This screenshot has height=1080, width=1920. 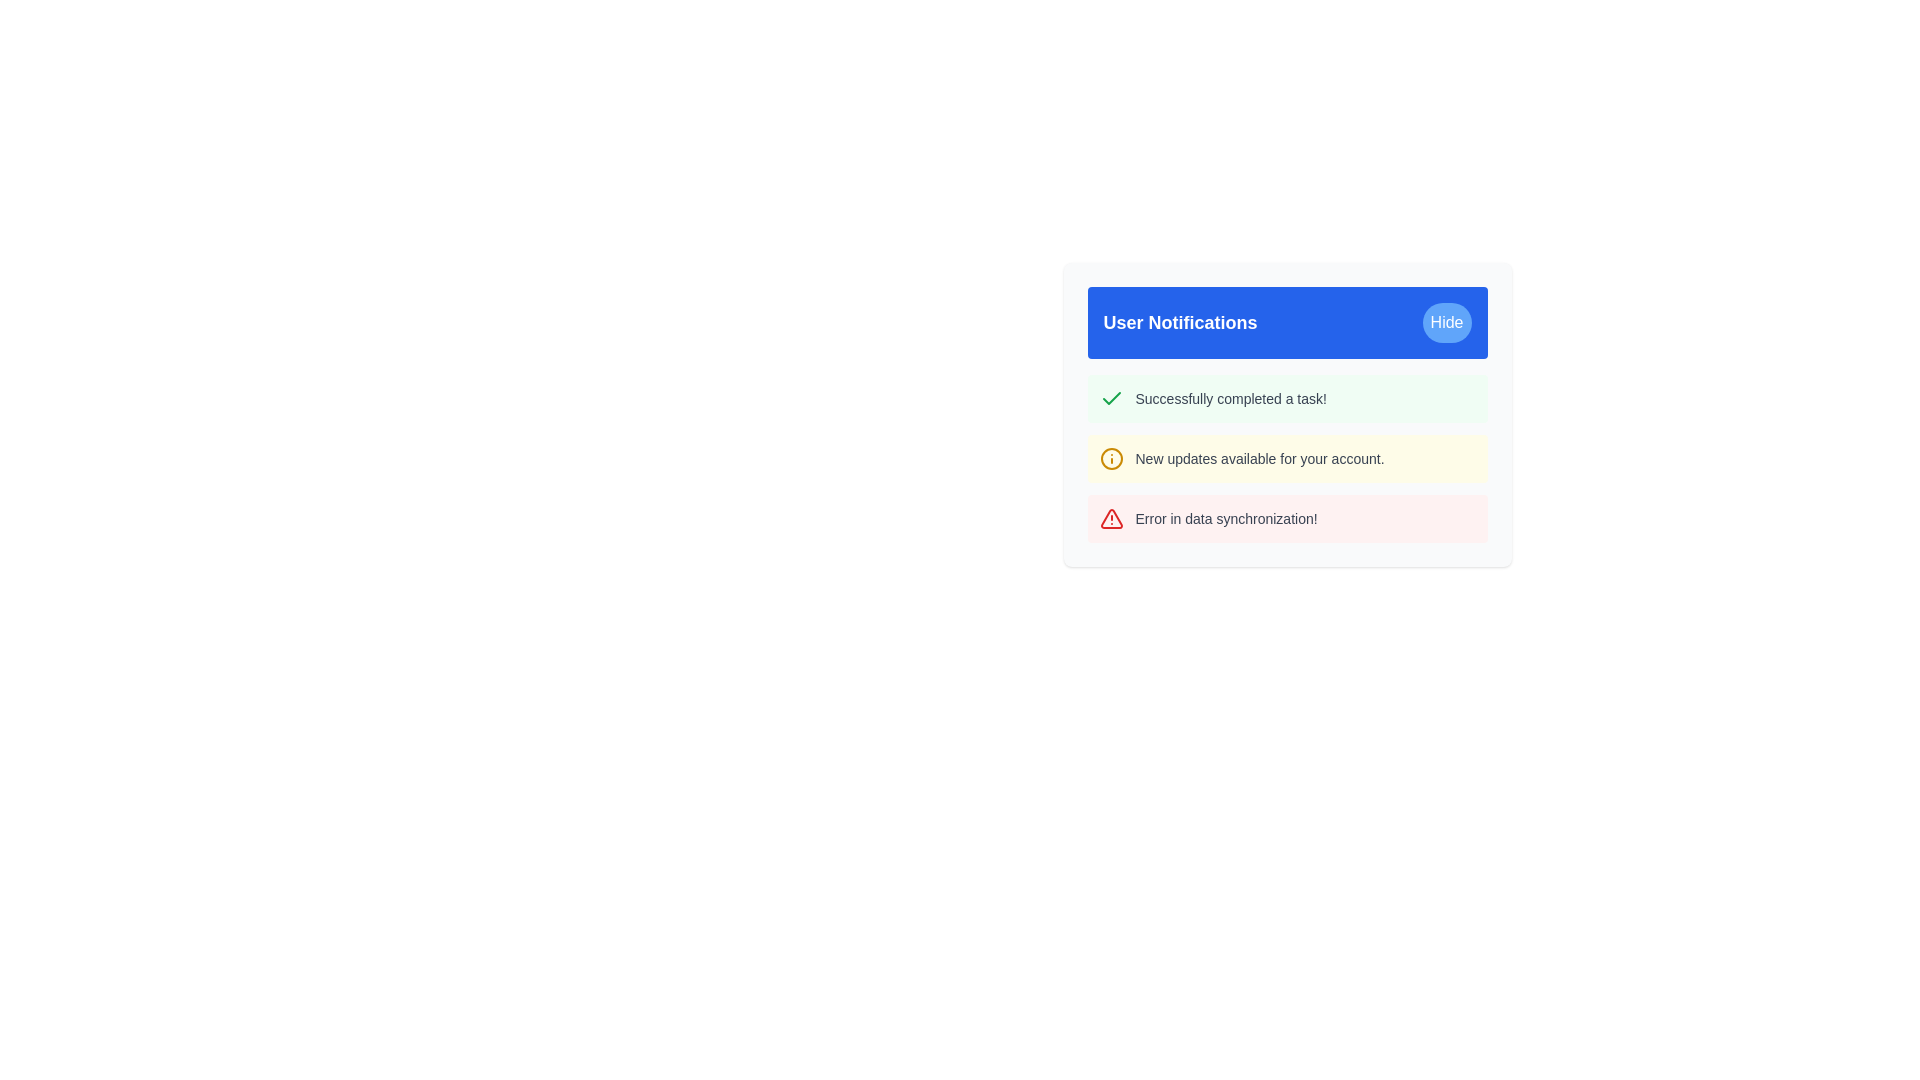 What do you see at coordinates (1110, 459) in the screenshot?
I see `informational alert icon located to the left of the text 'New updates available for your account' within the yellow-highlighted notification card` at bounding box center [1110, 459].